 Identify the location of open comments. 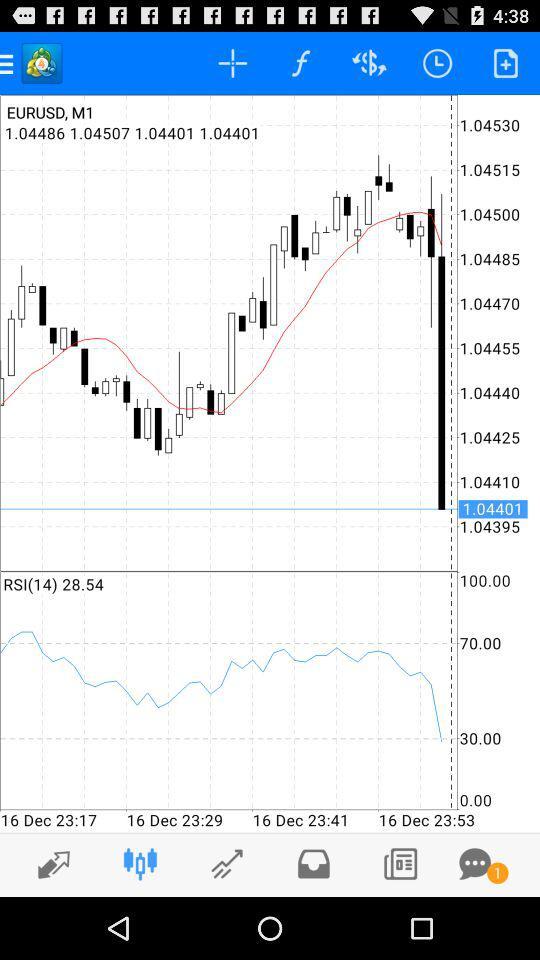
(474, 863).